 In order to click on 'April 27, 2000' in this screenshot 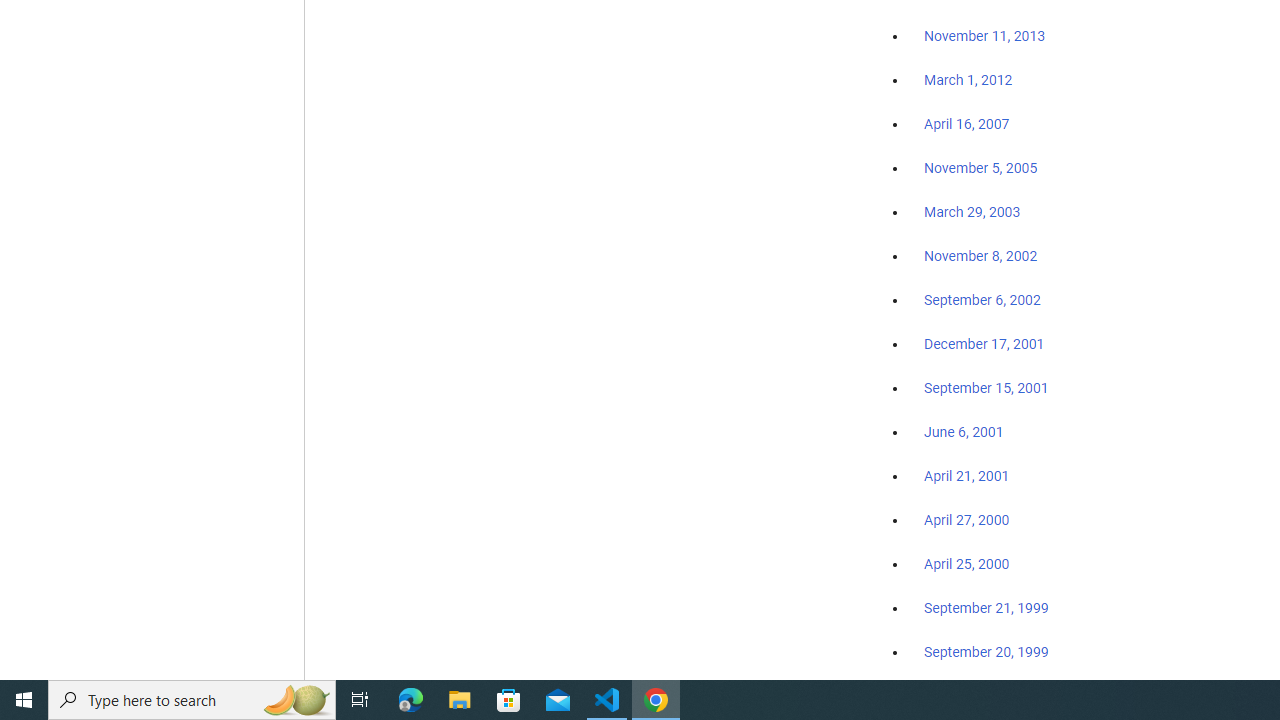, I will do `click(967, 519)`.